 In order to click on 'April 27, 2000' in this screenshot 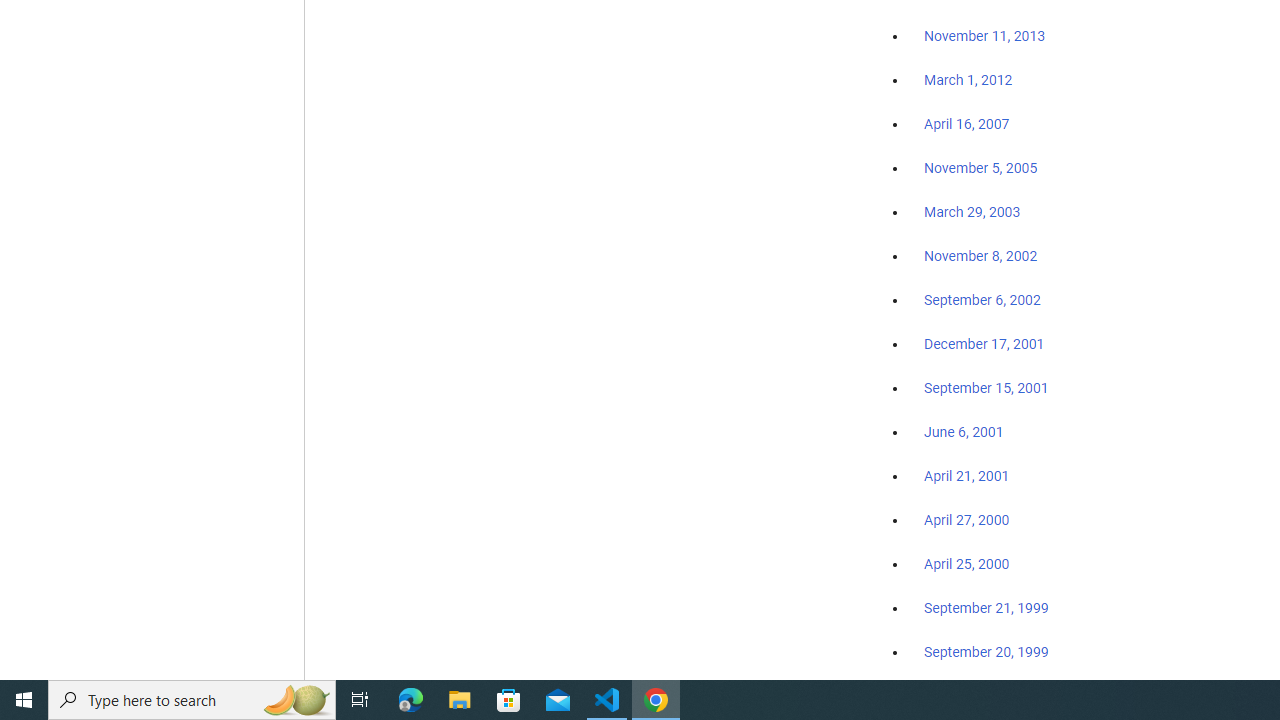, I will do `click(967, 519)`.